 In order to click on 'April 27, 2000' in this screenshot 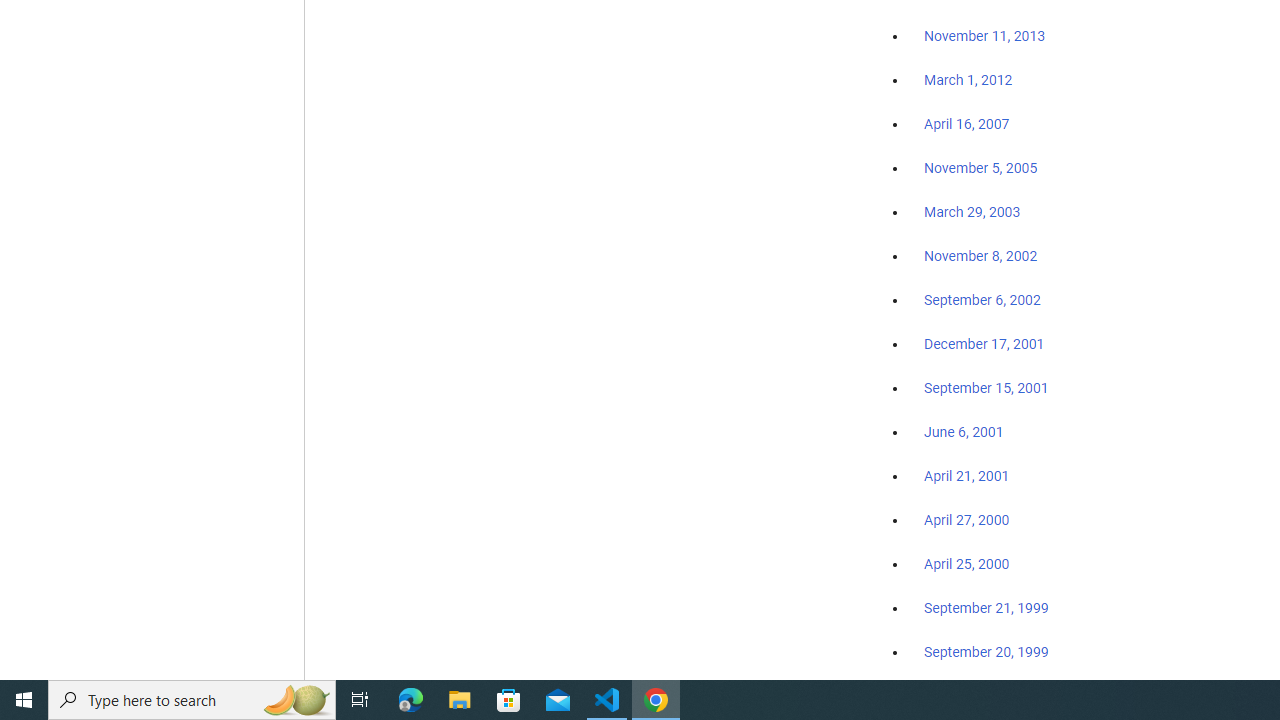, I will do `click(967, 519)`.